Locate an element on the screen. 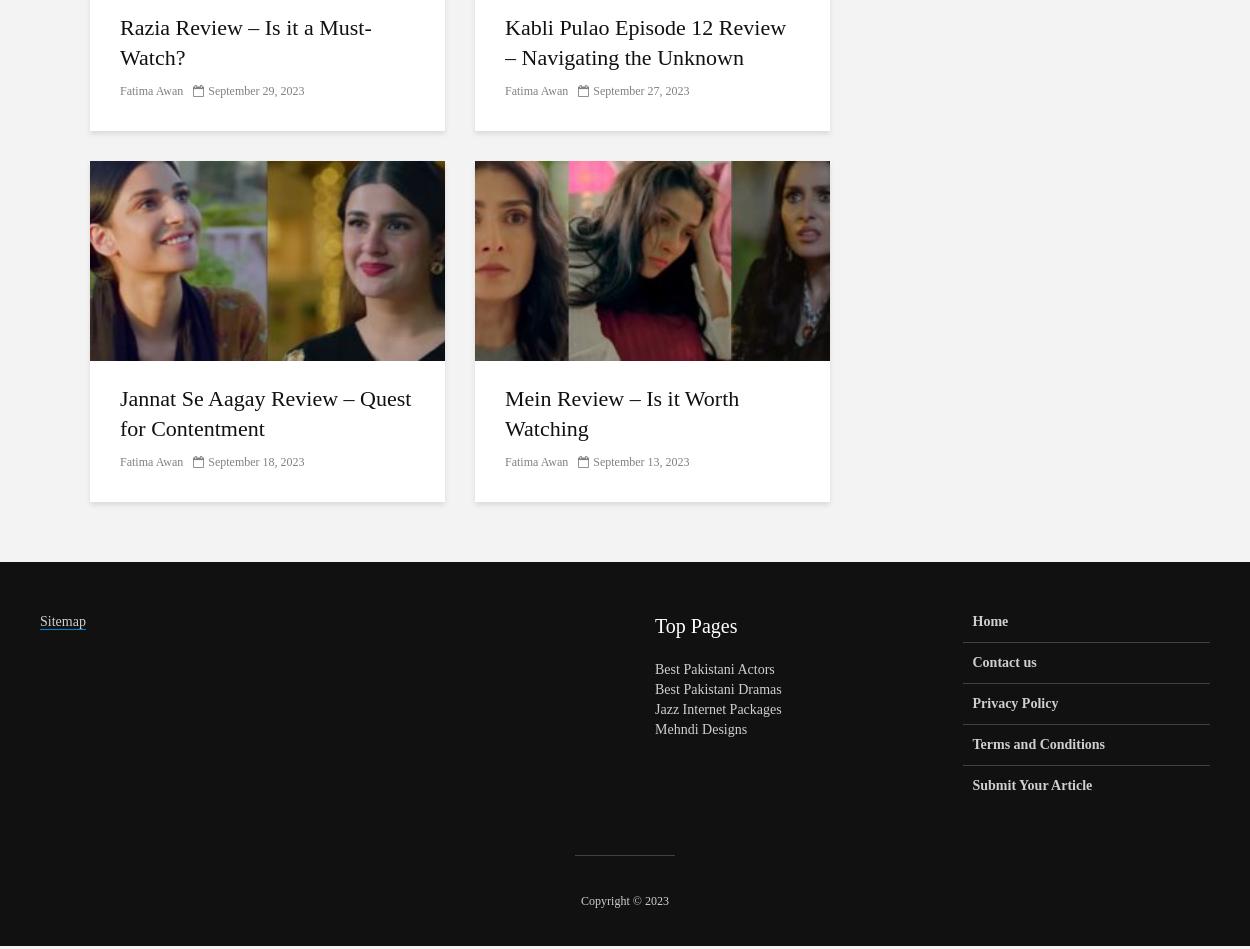 The width and height of the screenshot is (1250, 949). 'Terms and Conditions' is located at coordinates (1038, 744).